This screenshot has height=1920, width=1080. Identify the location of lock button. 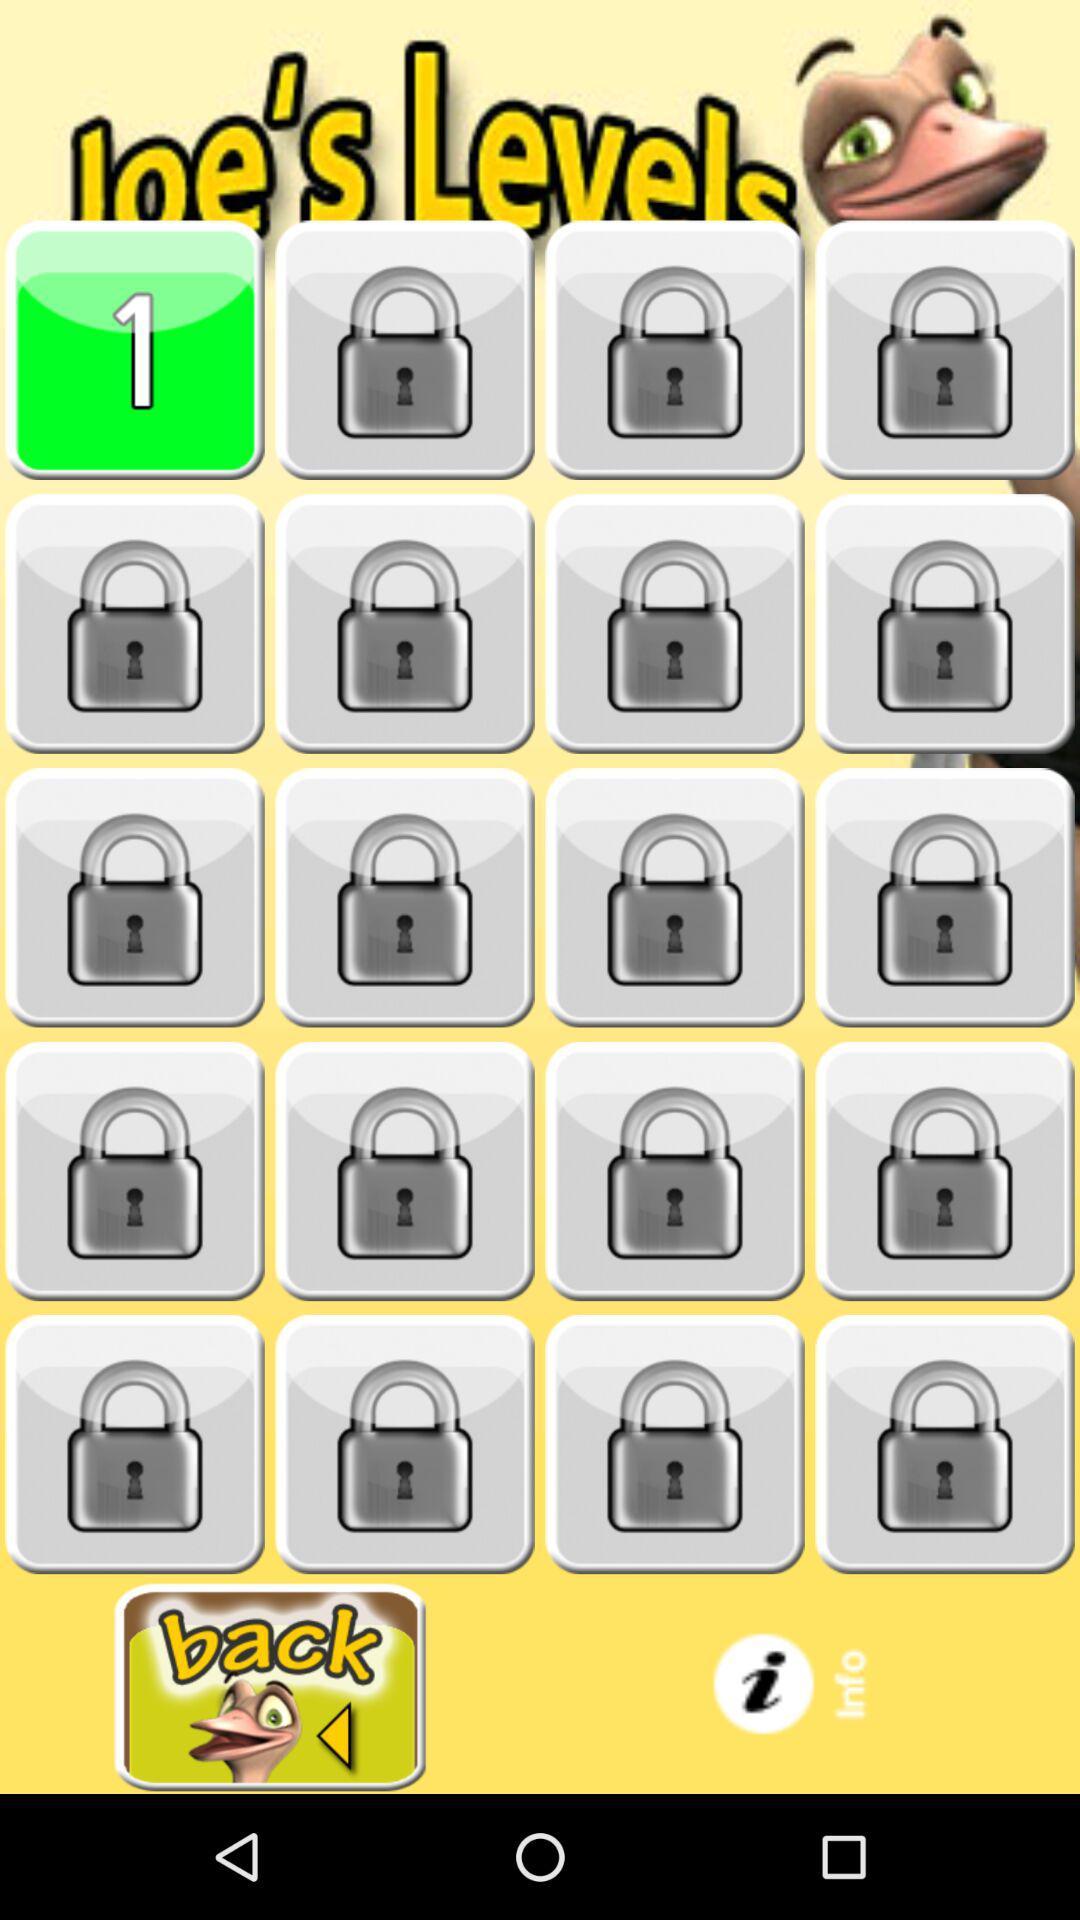
(945, 1171).